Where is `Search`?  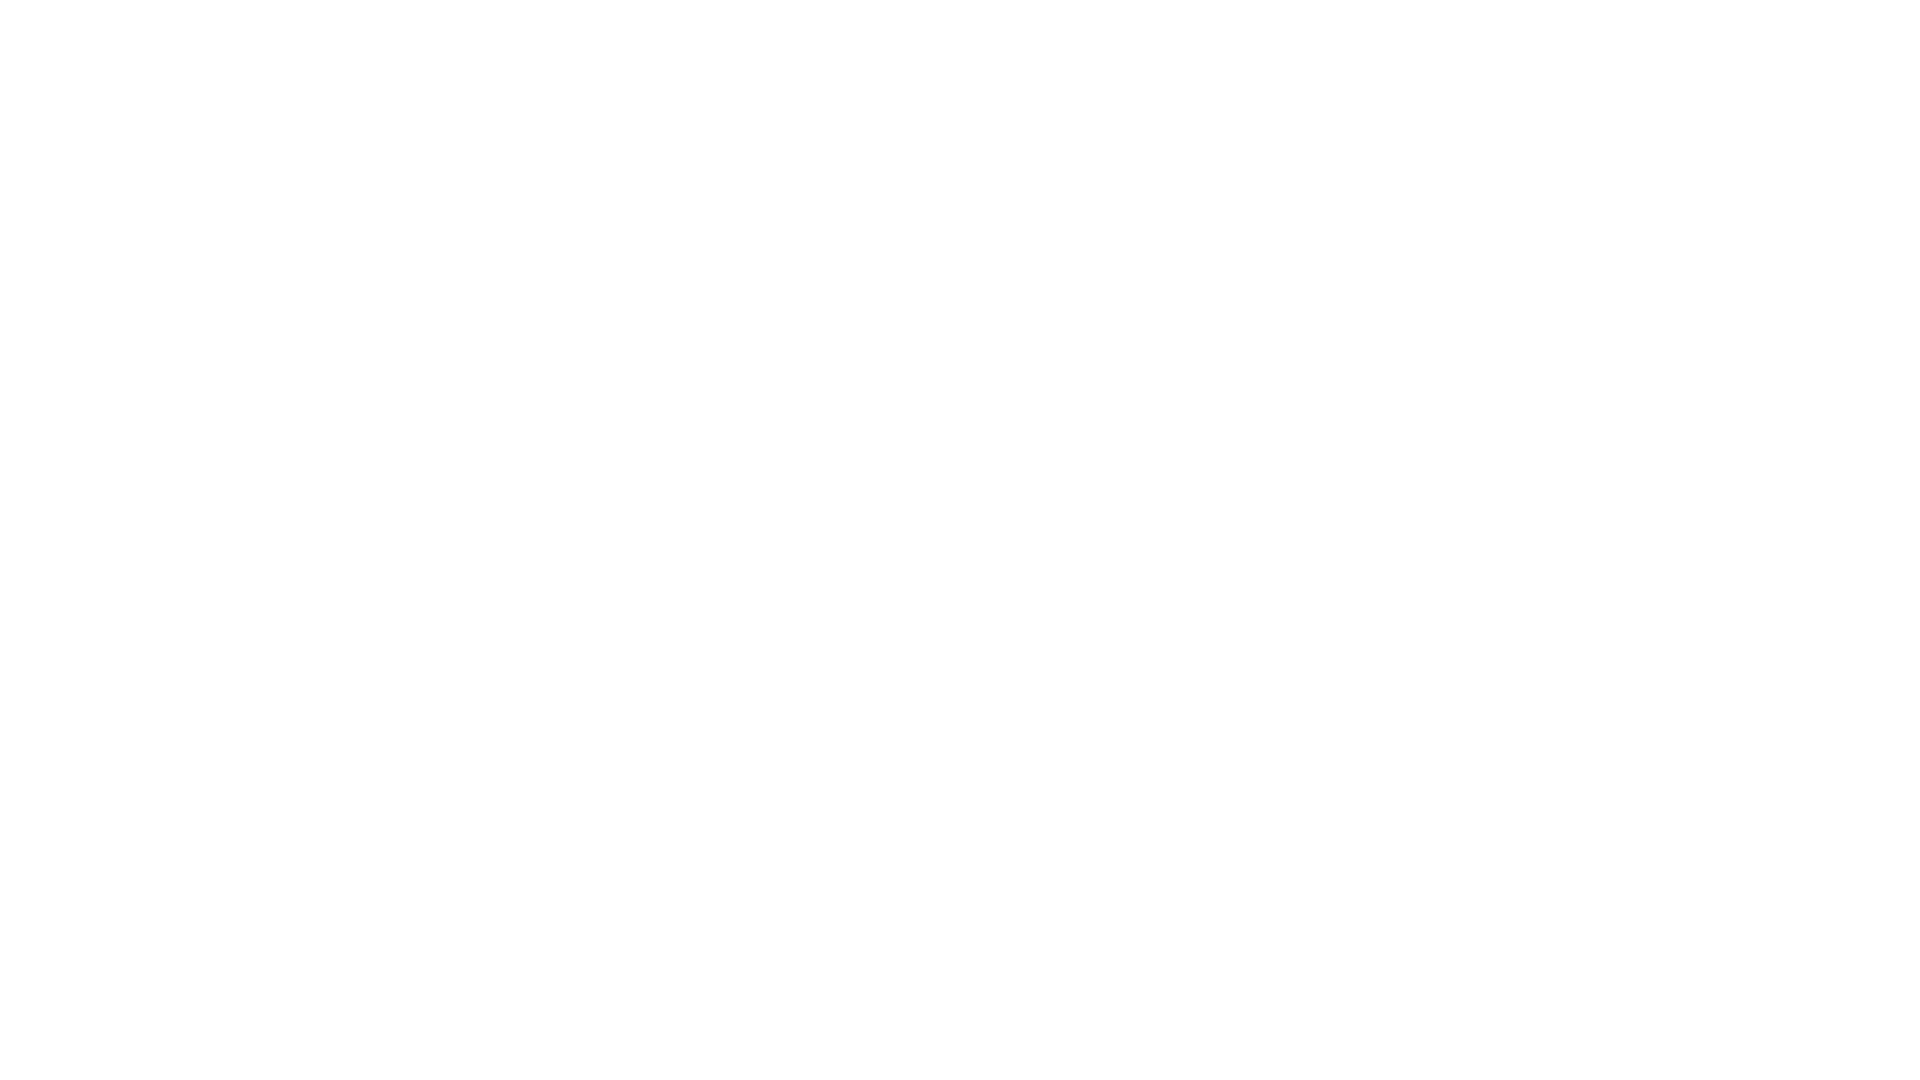
Search is located at coordinates (1260, 540).